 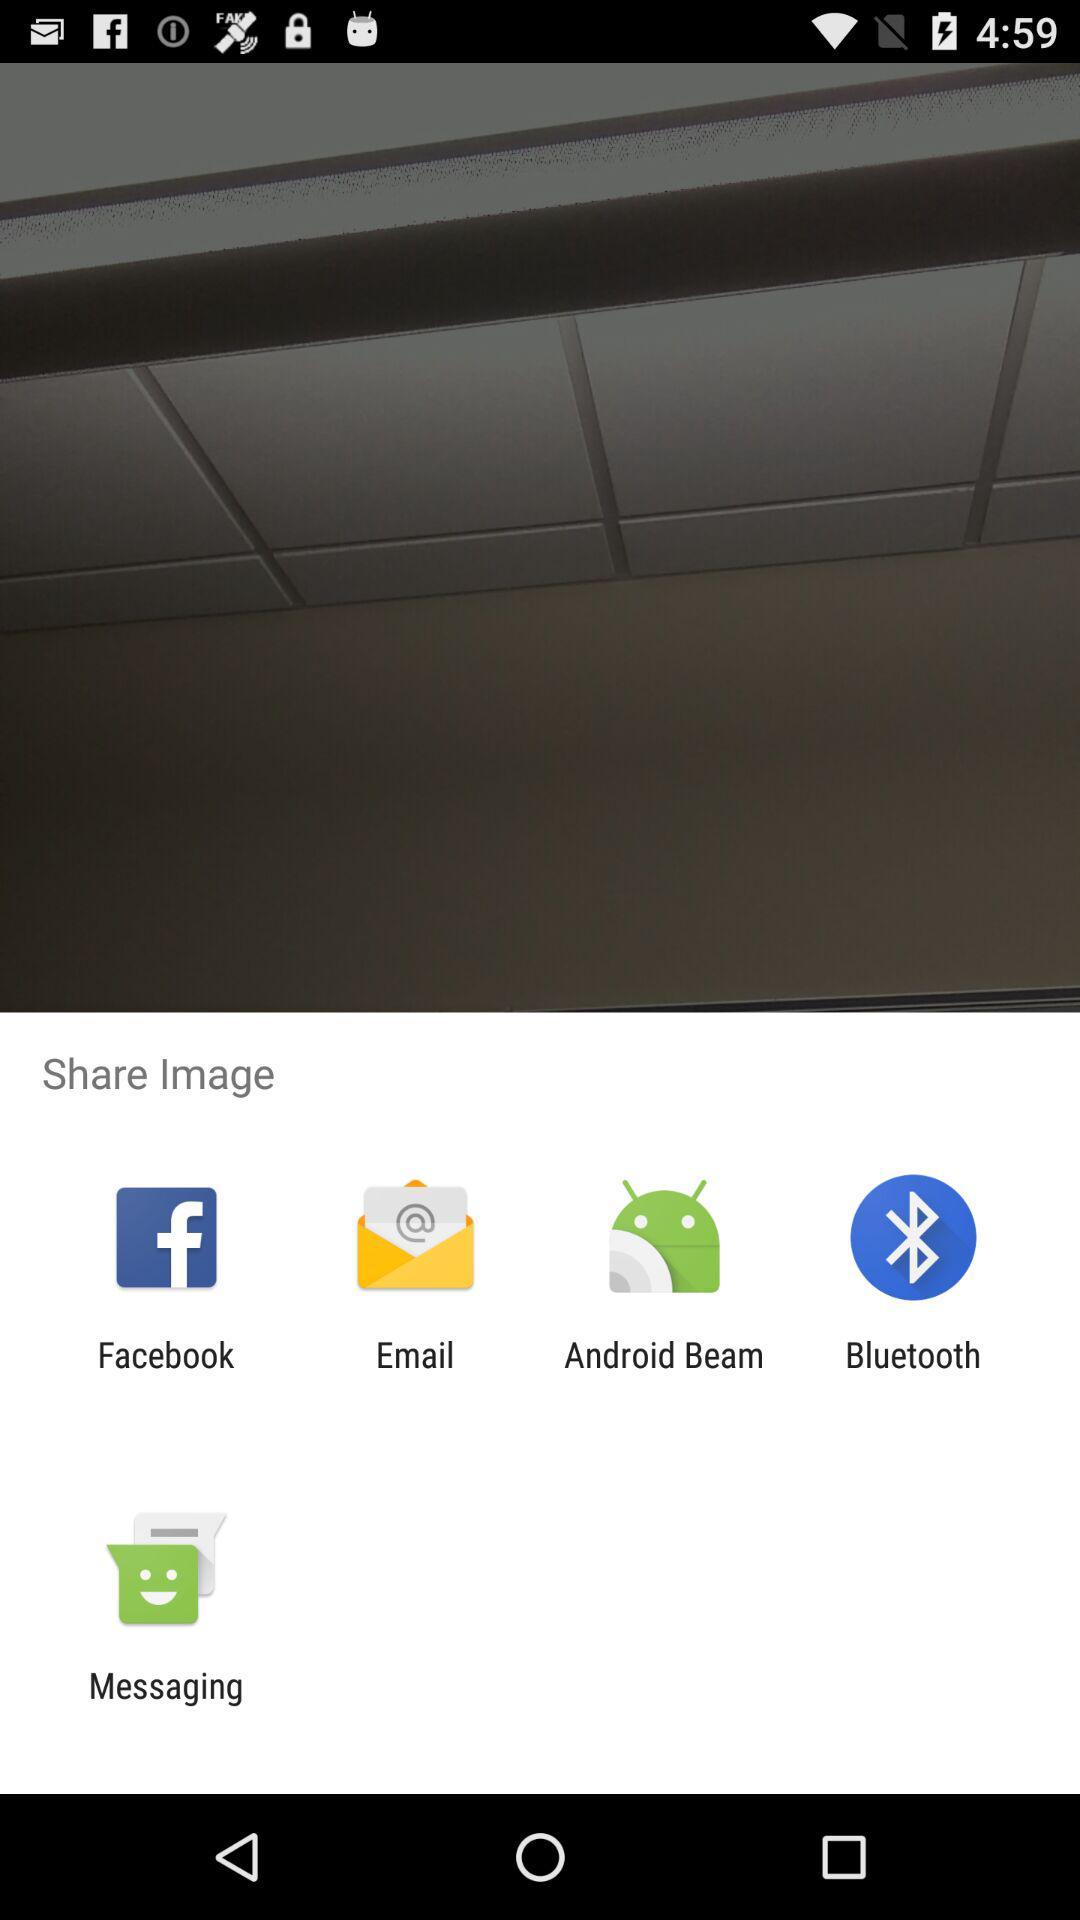 I want to click on the messaging icon, so click(x=165, y=1705).